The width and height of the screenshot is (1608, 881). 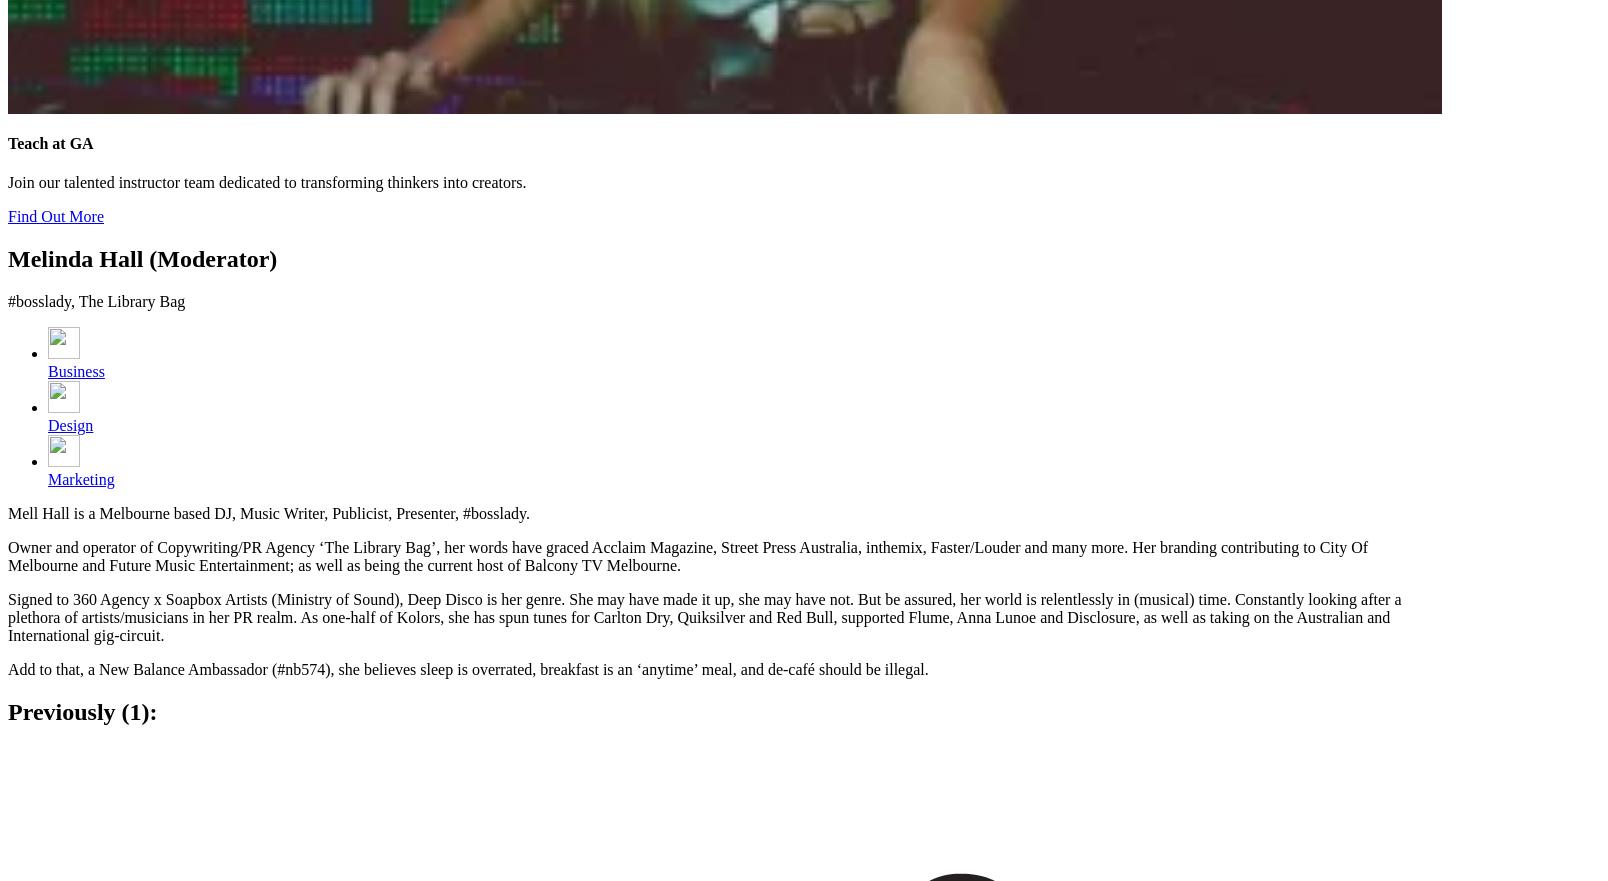 I want to click on 'Previously (1):', so click(x=82, y=711).